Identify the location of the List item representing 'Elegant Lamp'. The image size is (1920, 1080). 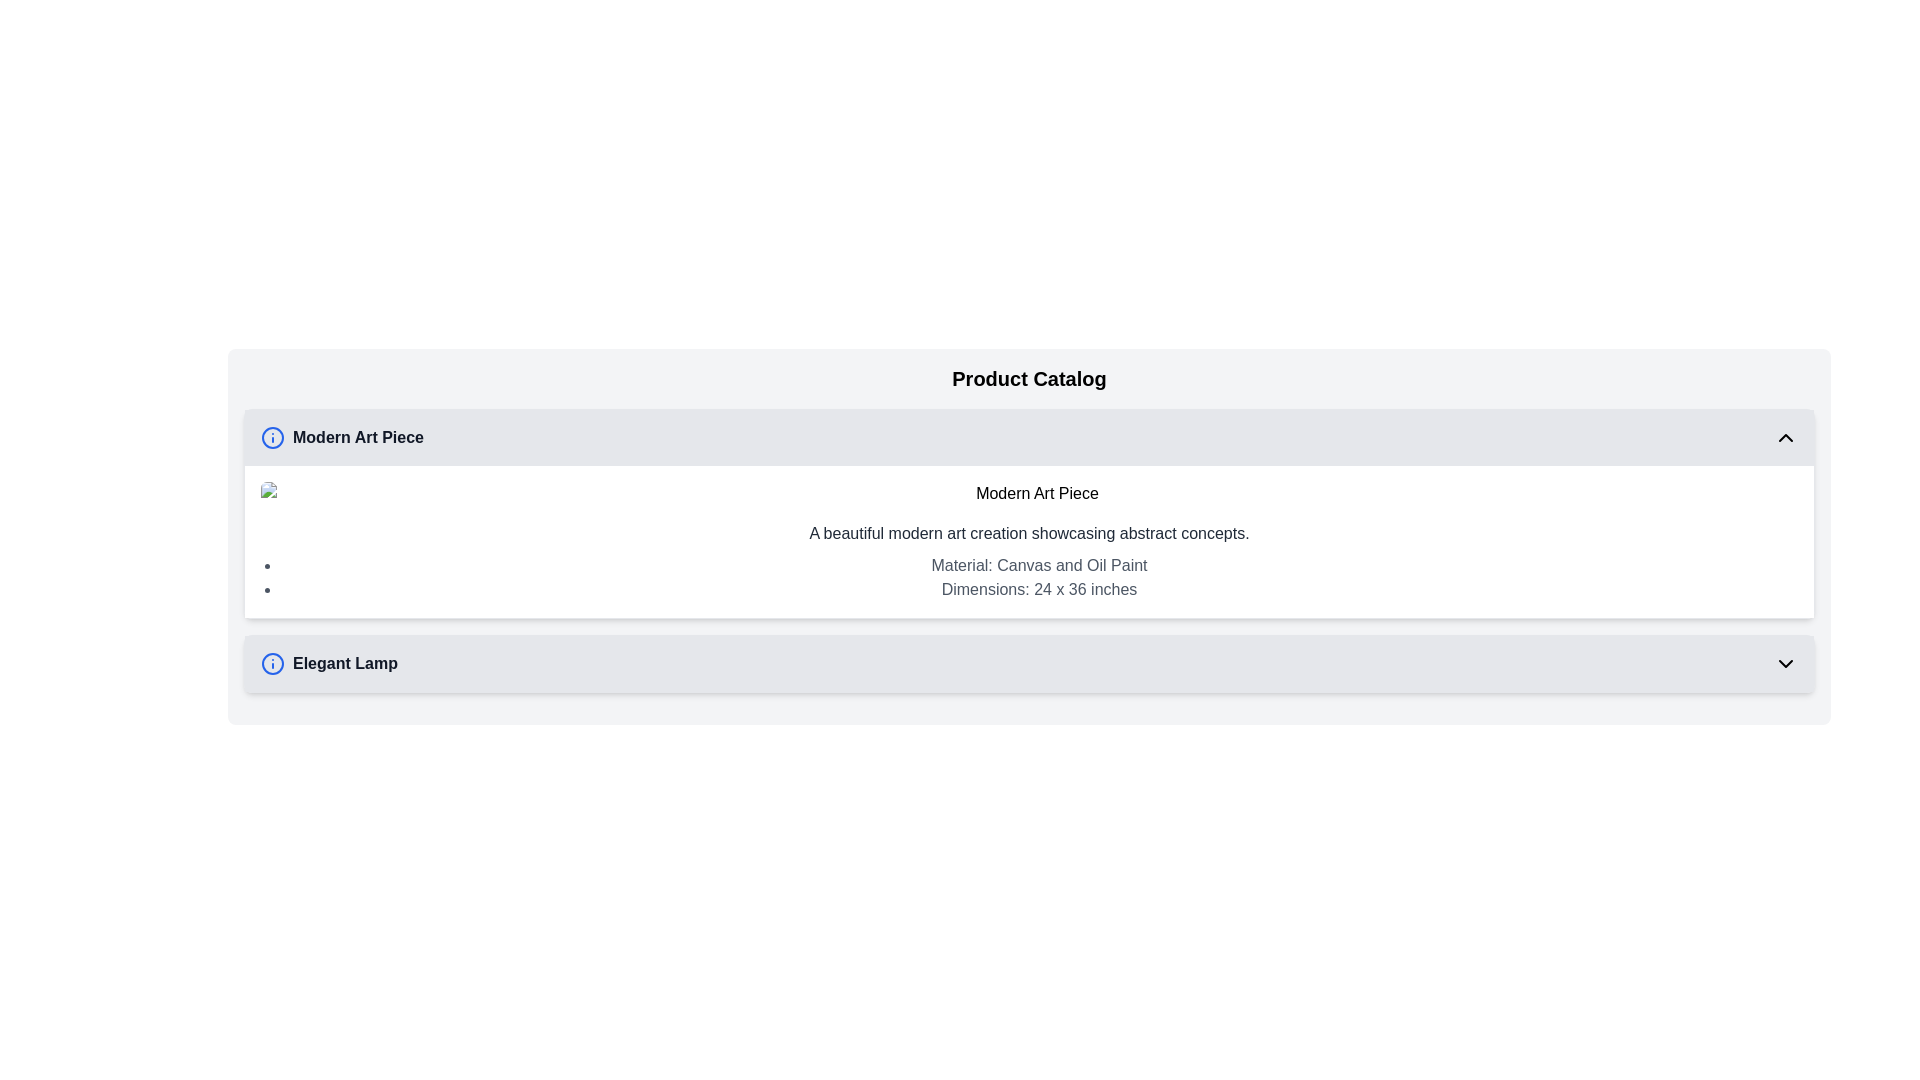
(1029, 663).